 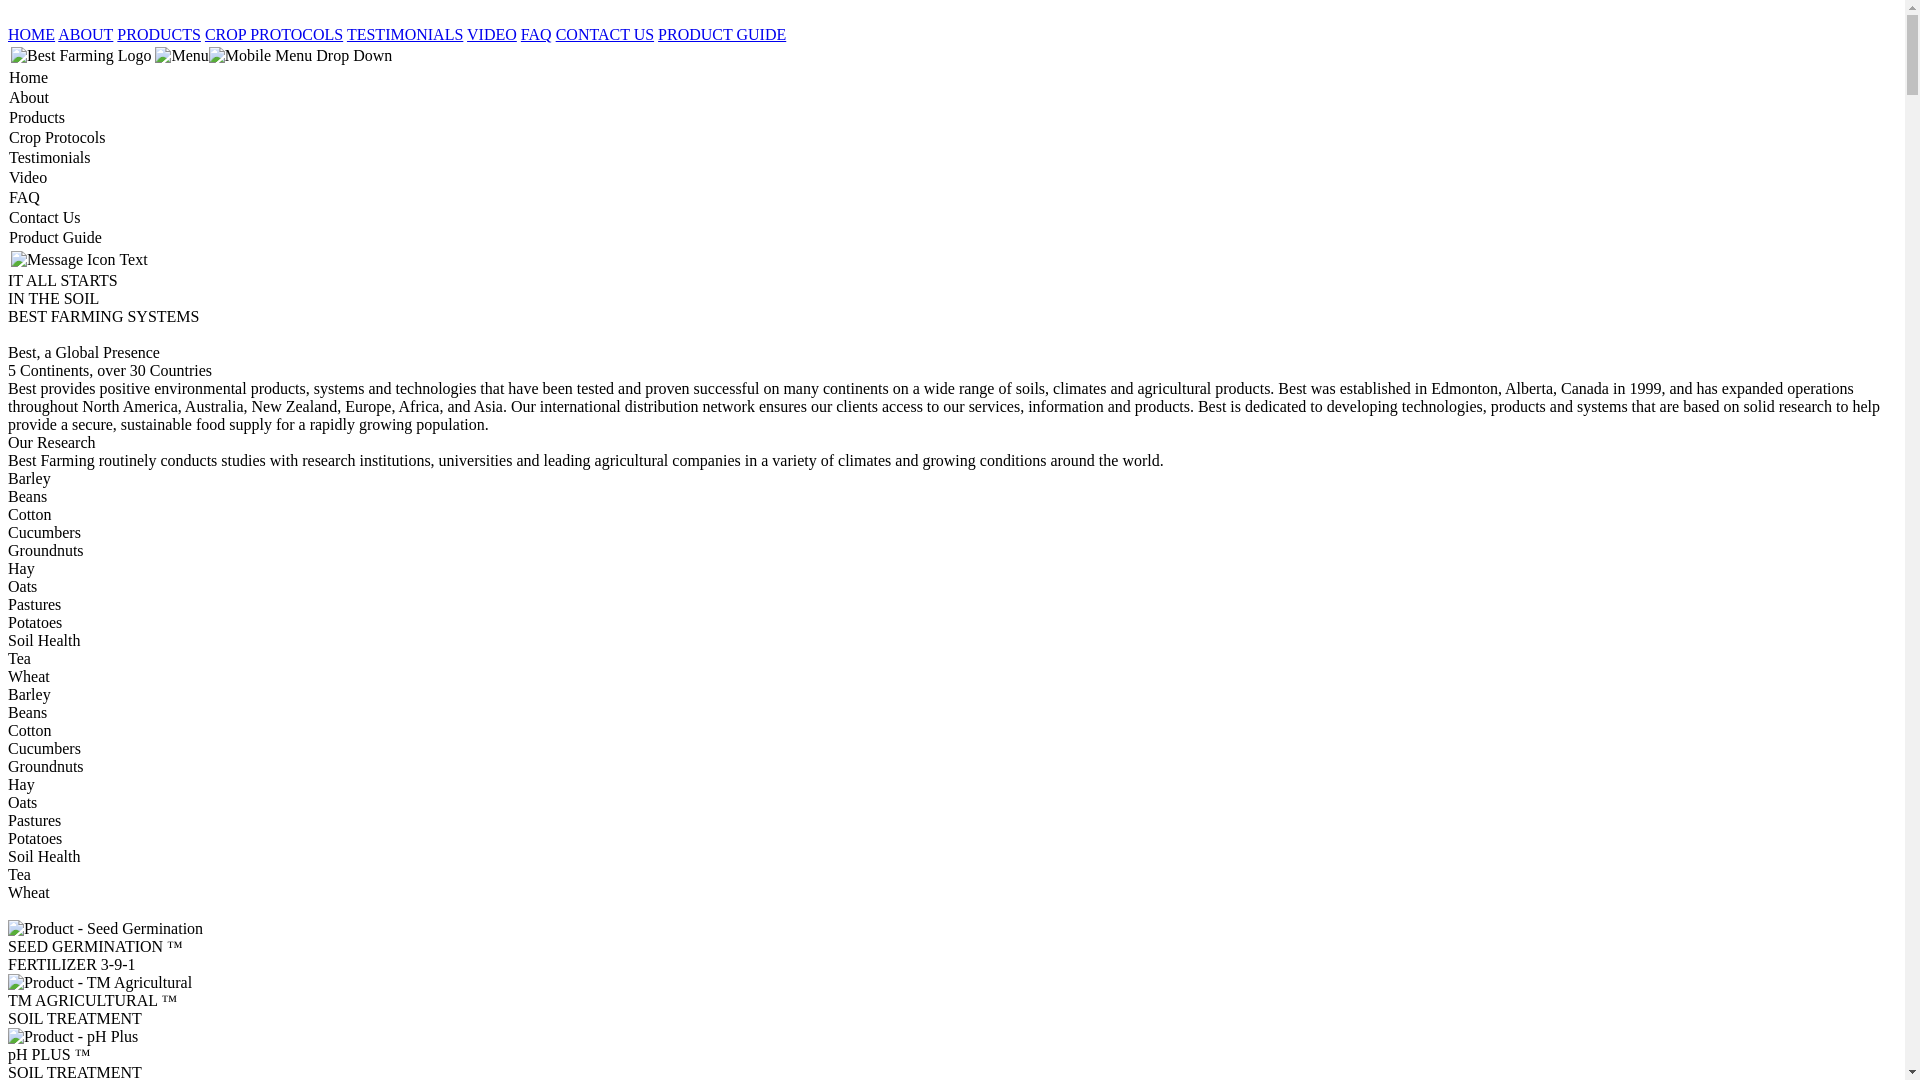 I want to click on 'Product Guide', so click(x=8, y=237).